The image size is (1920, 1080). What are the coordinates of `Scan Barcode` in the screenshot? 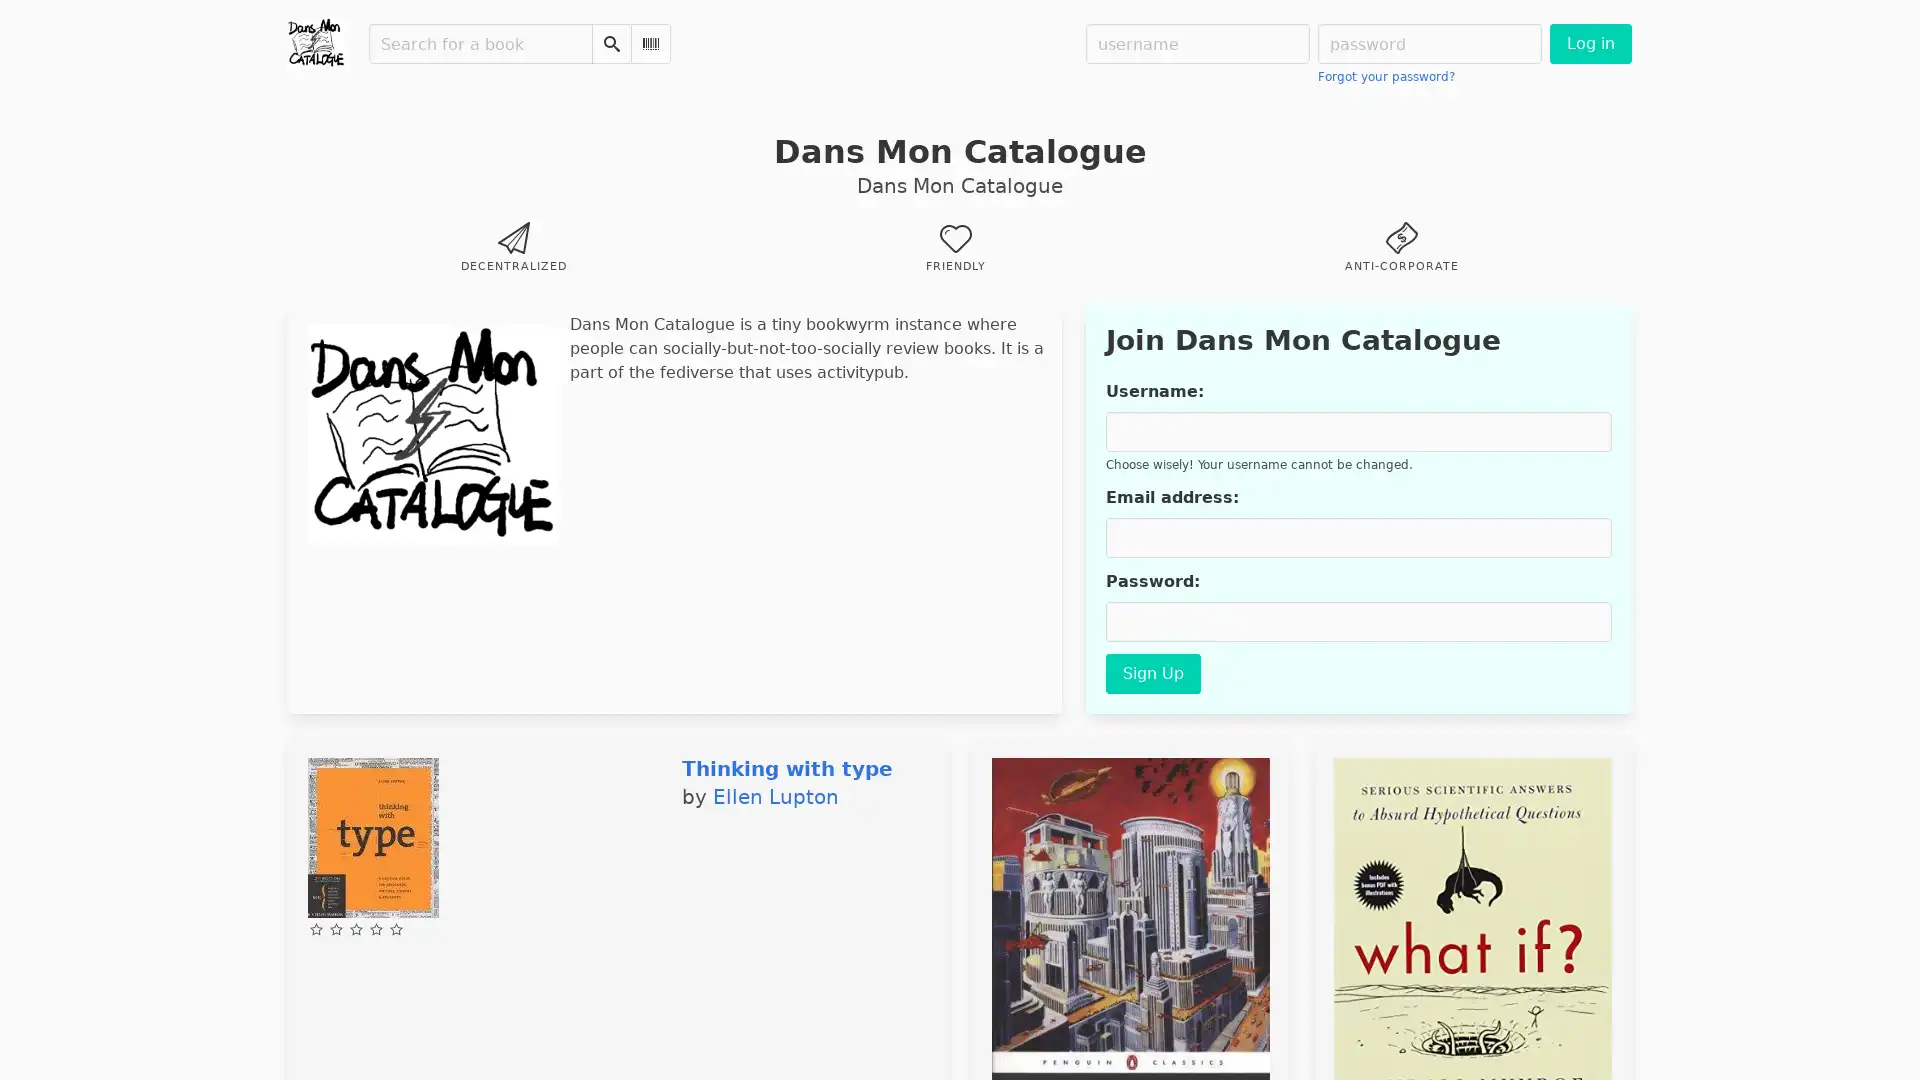 It's located at (651, 43).